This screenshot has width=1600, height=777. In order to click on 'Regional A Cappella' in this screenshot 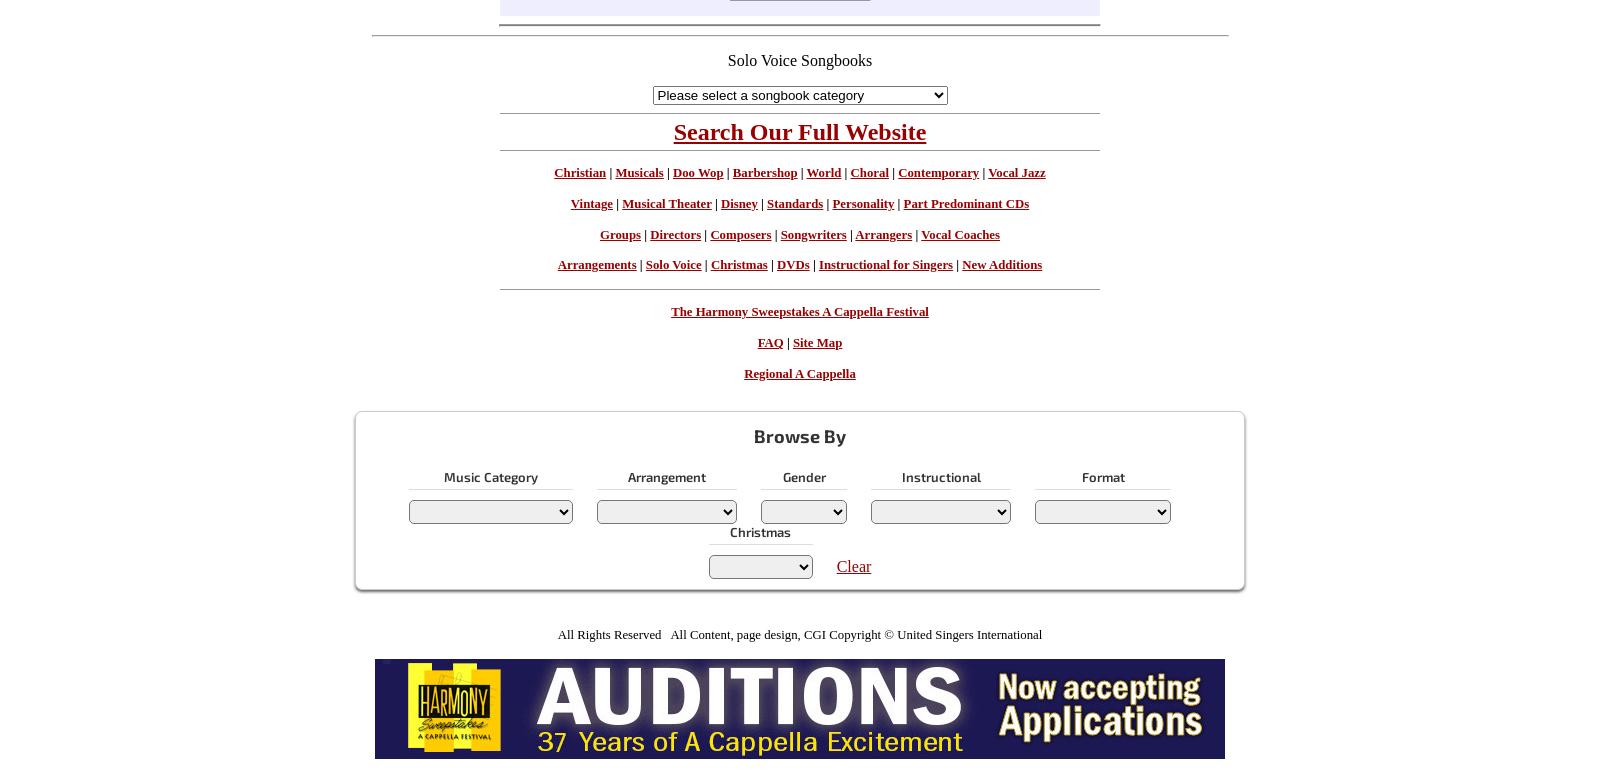, I will do `click(799, 373)`.